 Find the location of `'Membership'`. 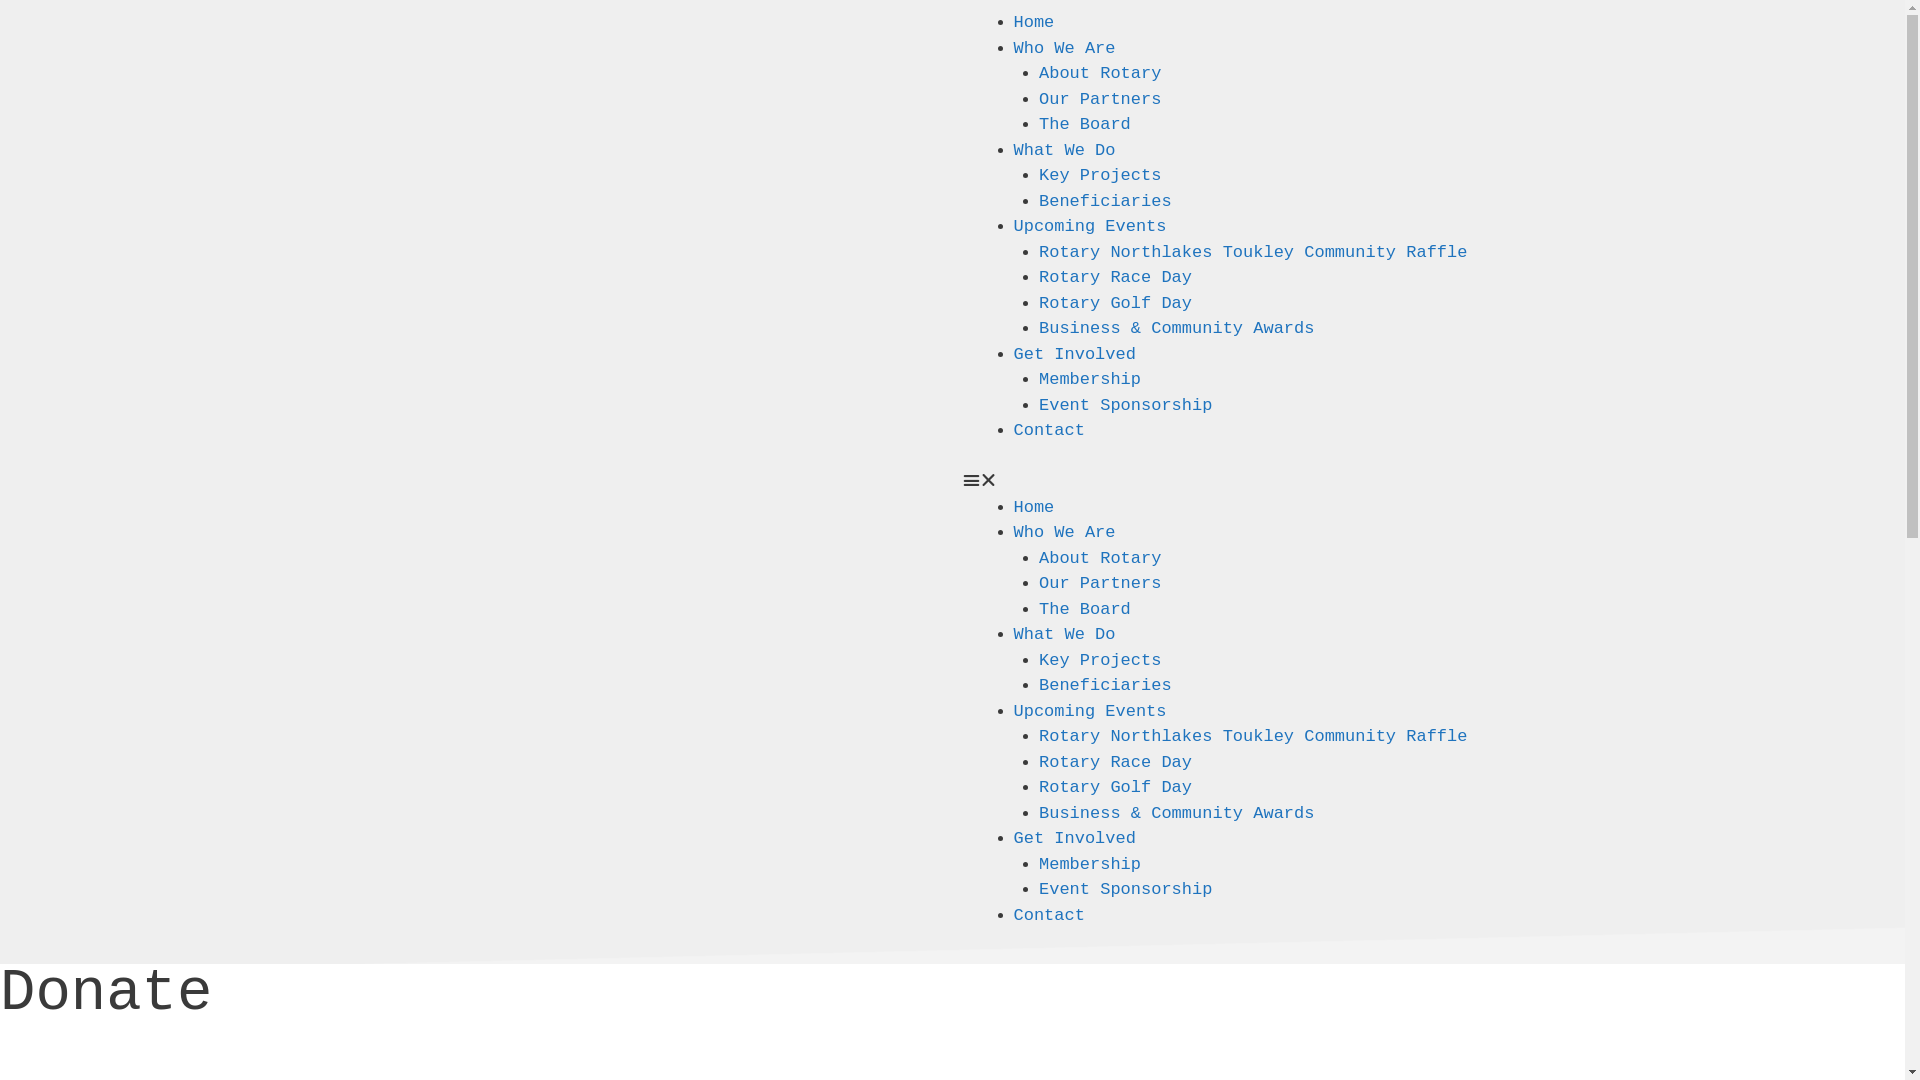

'Membership' is located at coordinates (1038, 379).